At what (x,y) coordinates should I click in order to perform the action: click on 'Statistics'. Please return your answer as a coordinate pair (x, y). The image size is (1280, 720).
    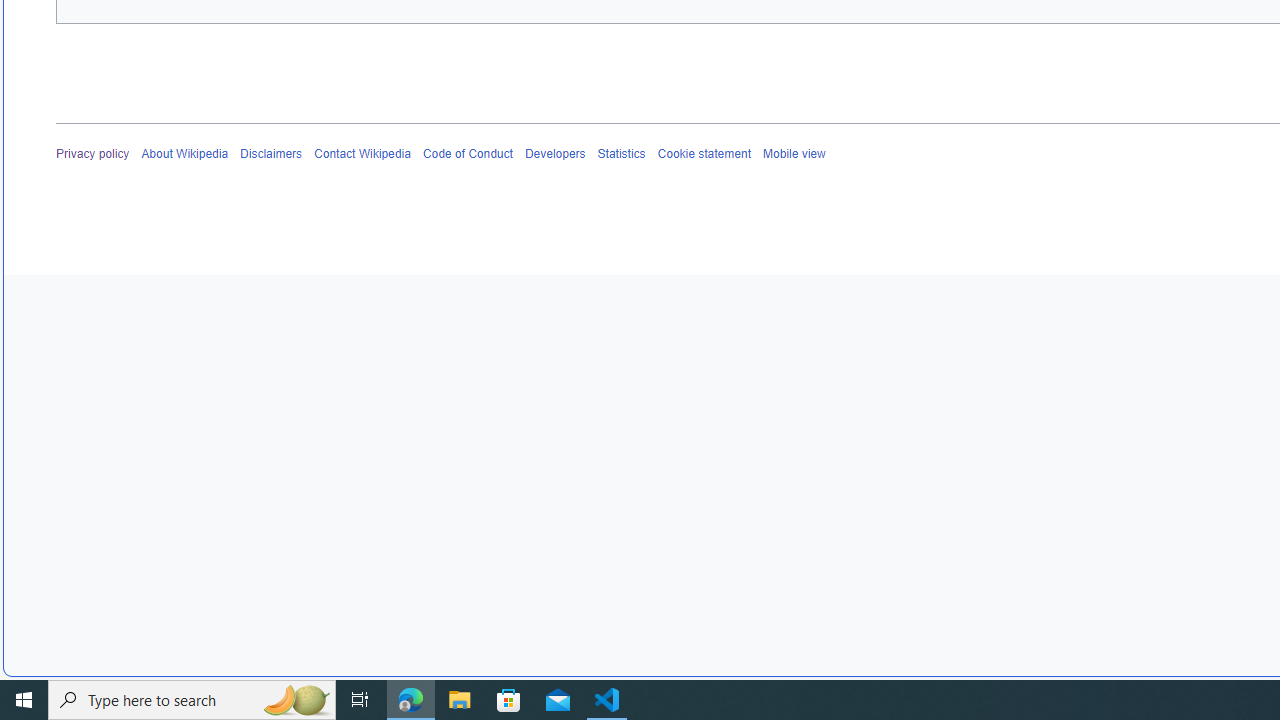
    Looking at the image, I should click on (620, 153).